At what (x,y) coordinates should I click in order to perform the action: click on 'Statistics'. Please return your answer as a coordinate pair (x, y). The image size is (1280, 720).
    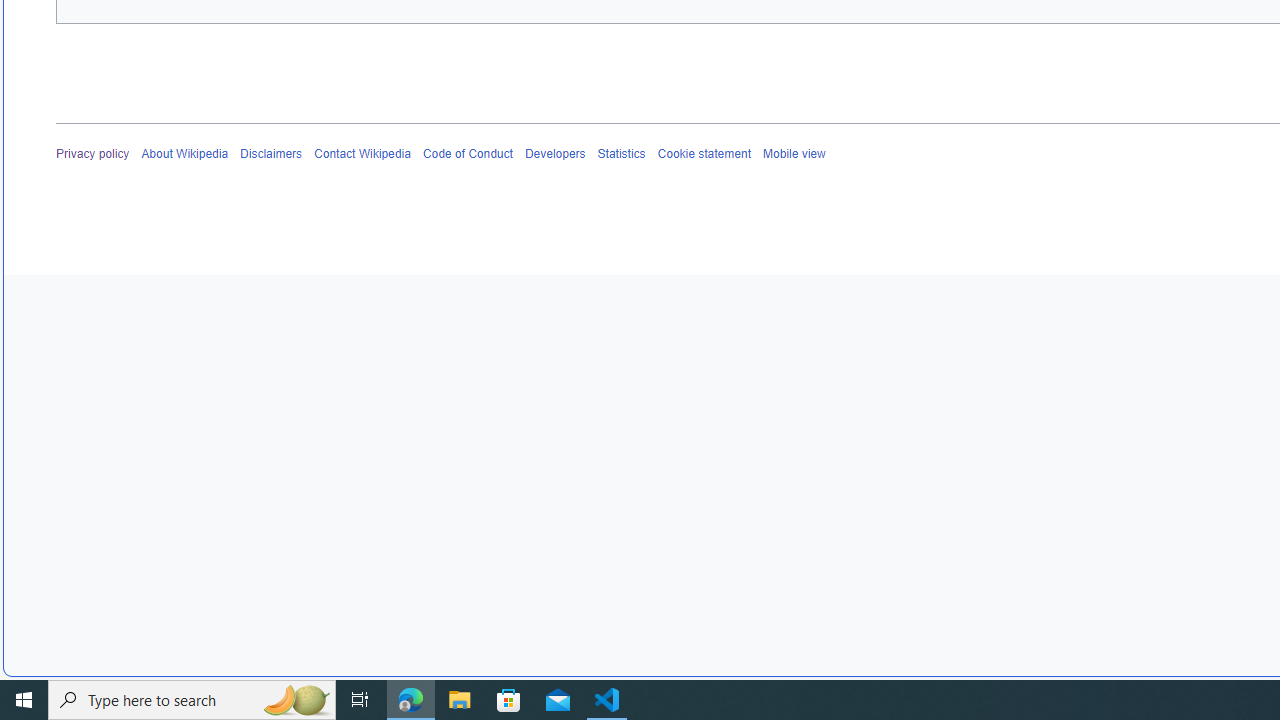
    Looking at the image, I should click on (620, 153).